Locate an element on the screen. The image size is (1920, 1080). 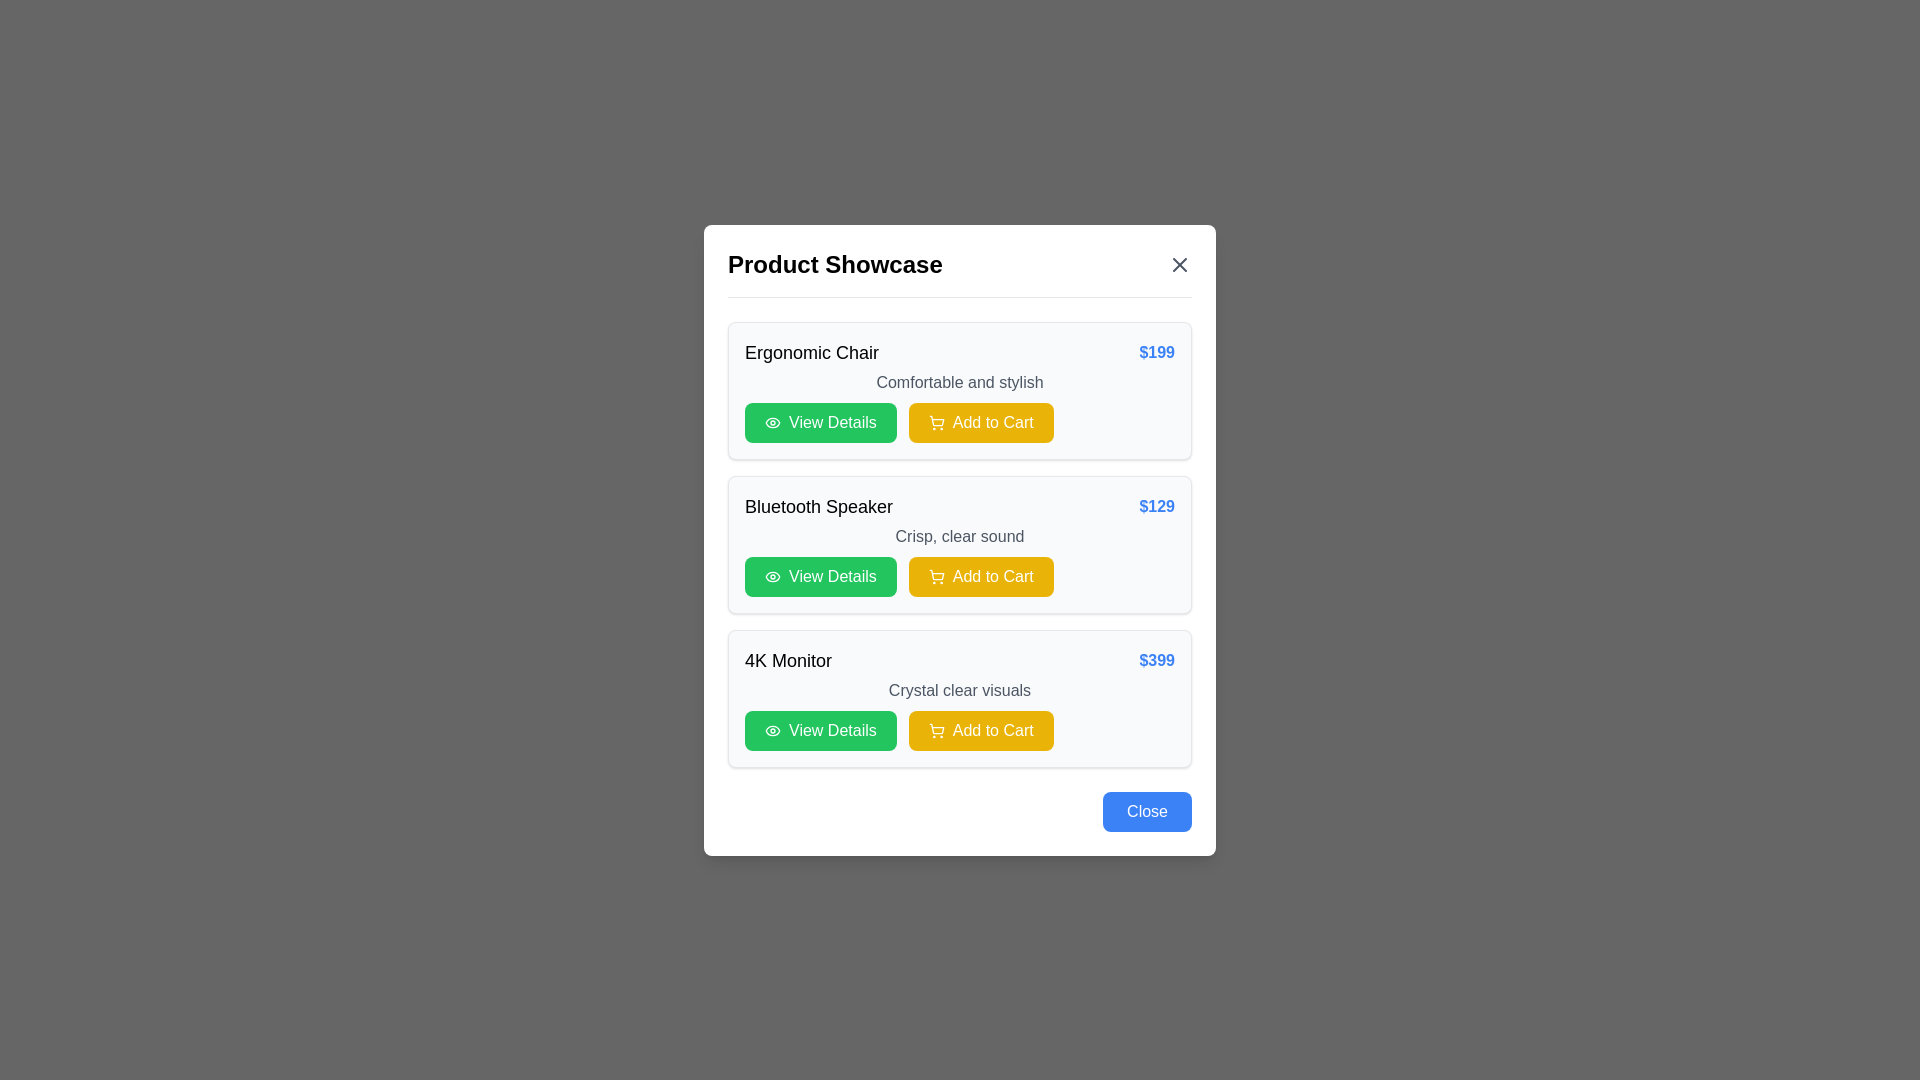
the price '$199' in the Product information card for 'Ergonomic Chair' is located at coordinates (960, 390).